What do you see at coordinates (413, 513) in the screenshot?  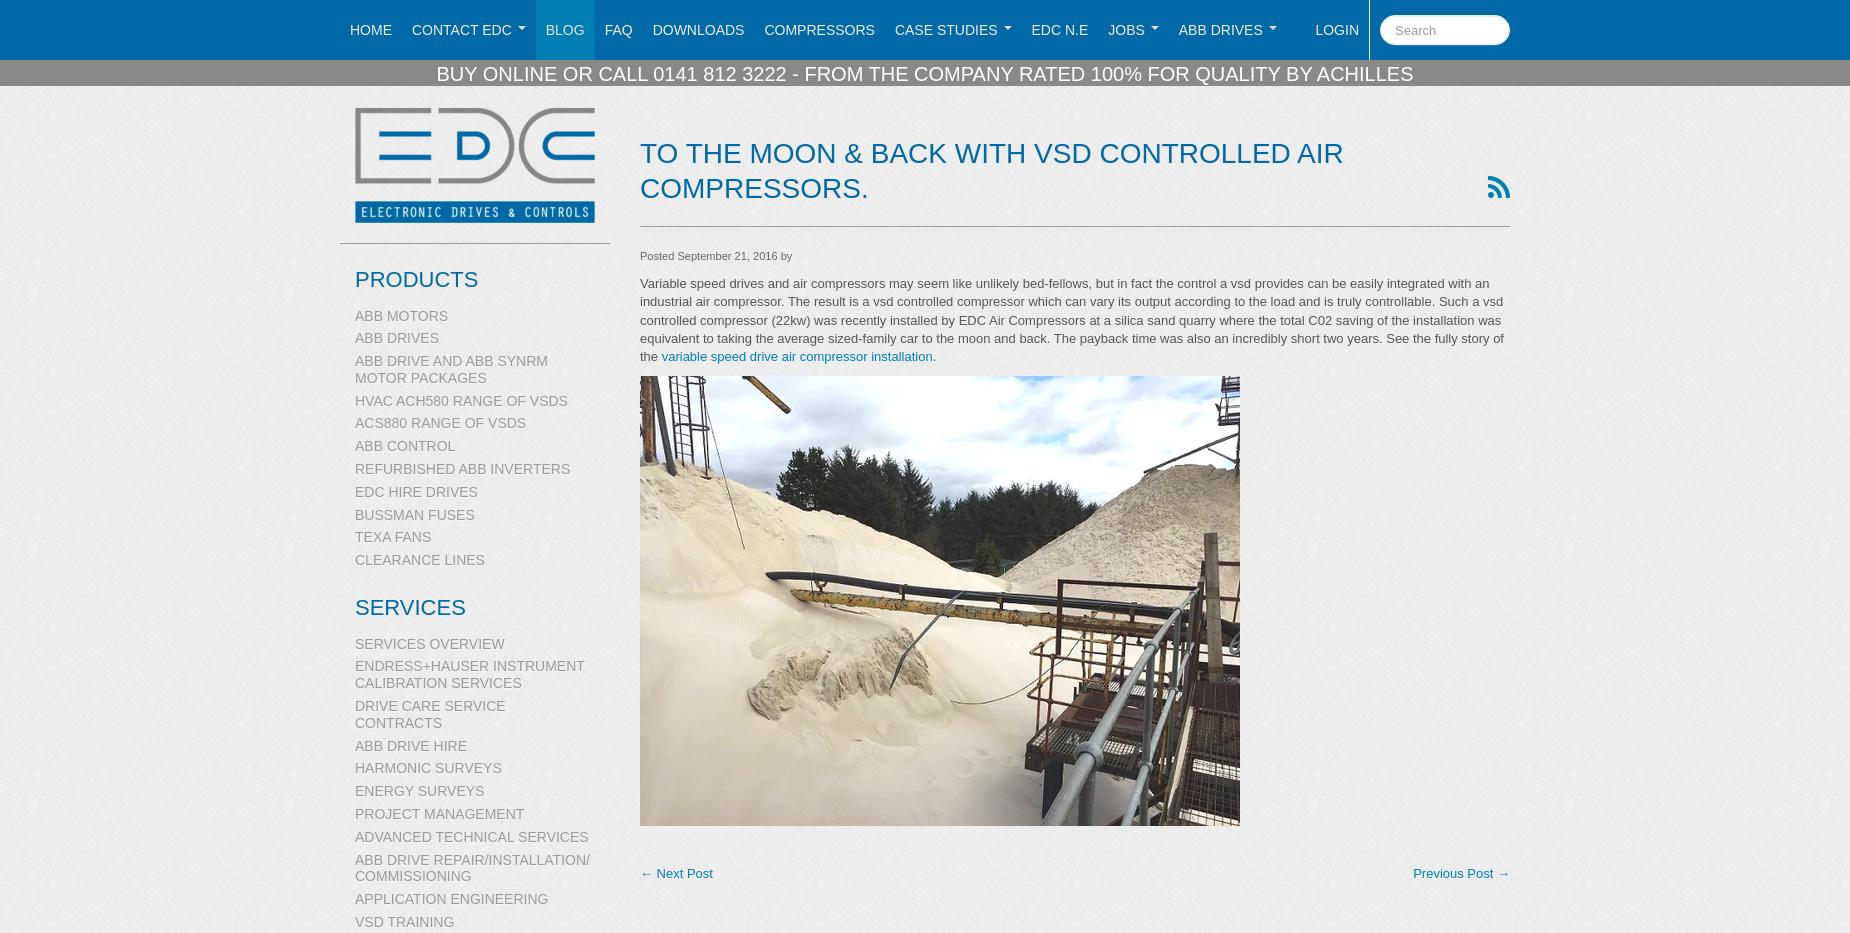 I see `'Bussman Fuses'` at bounding box center [413, 513].